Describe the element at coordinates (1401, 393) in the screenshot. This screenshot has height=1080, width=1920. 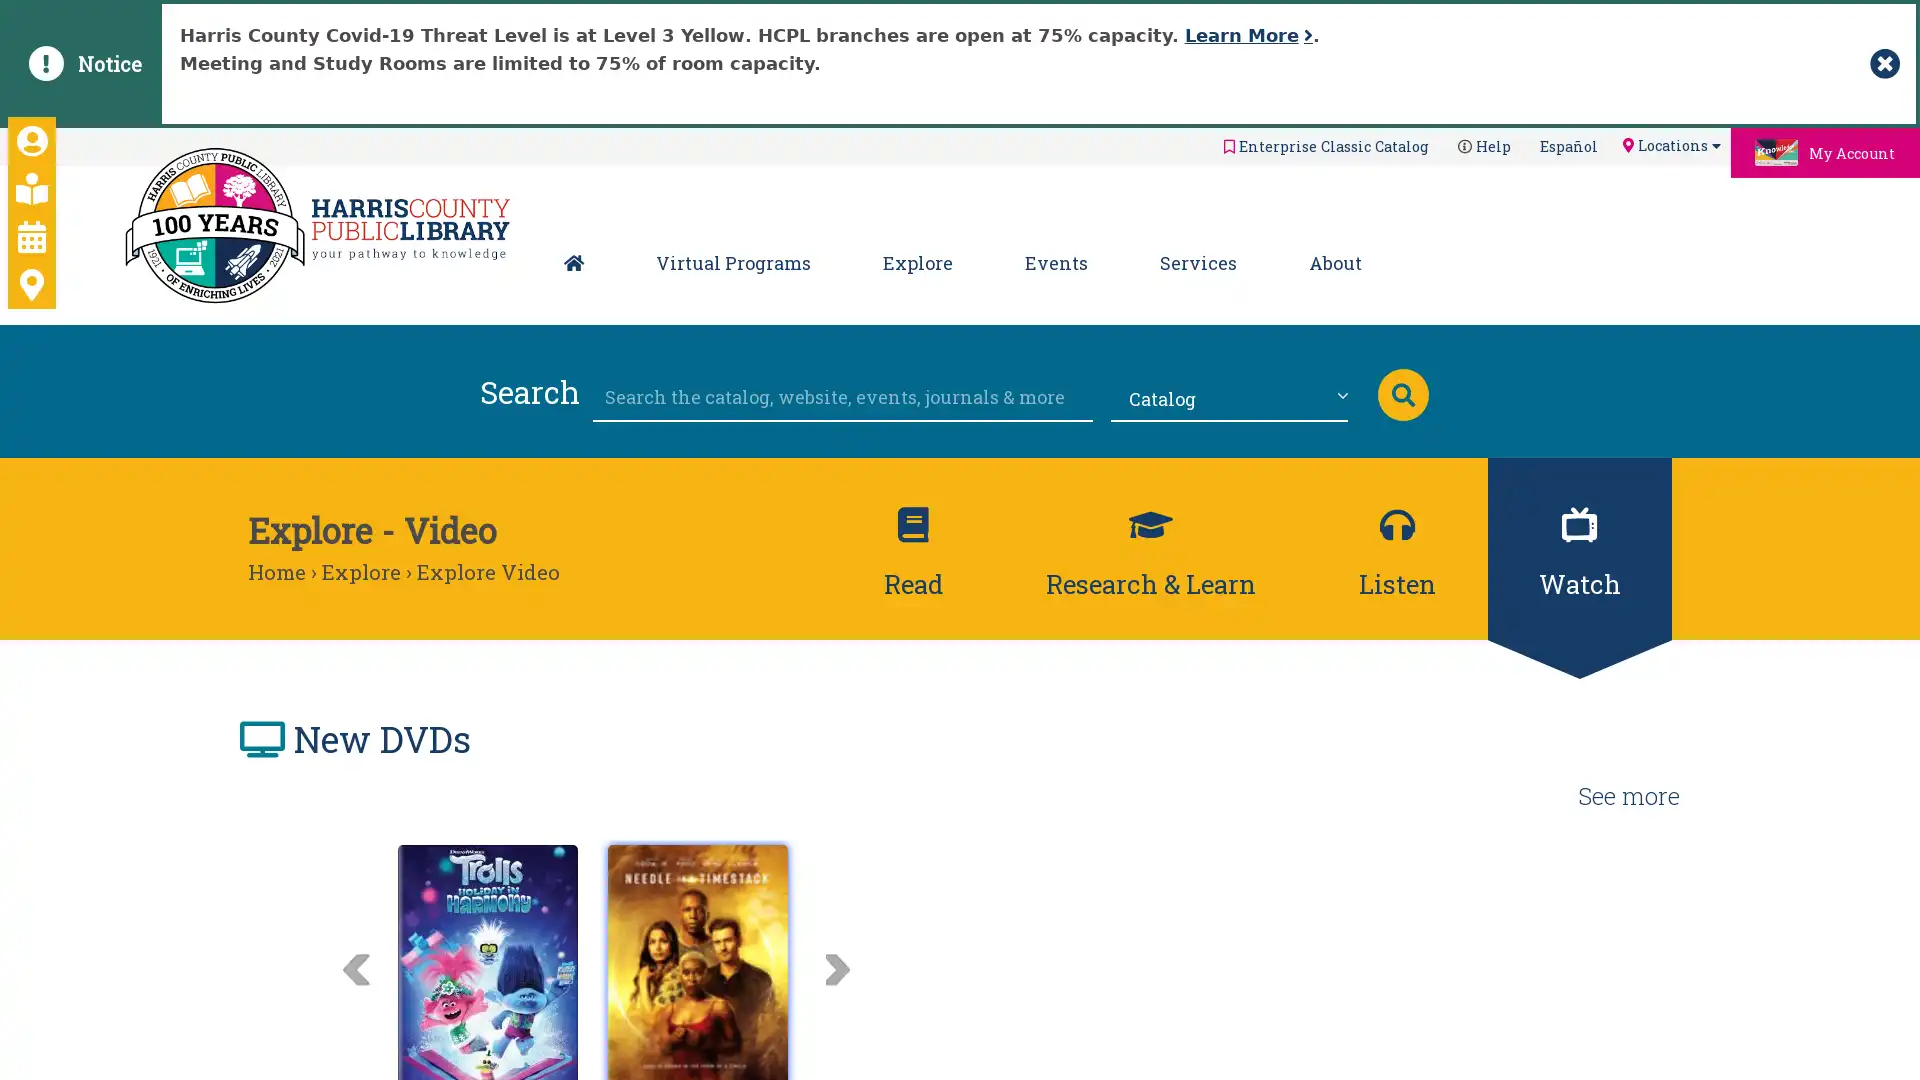
I see `Search` at that location.